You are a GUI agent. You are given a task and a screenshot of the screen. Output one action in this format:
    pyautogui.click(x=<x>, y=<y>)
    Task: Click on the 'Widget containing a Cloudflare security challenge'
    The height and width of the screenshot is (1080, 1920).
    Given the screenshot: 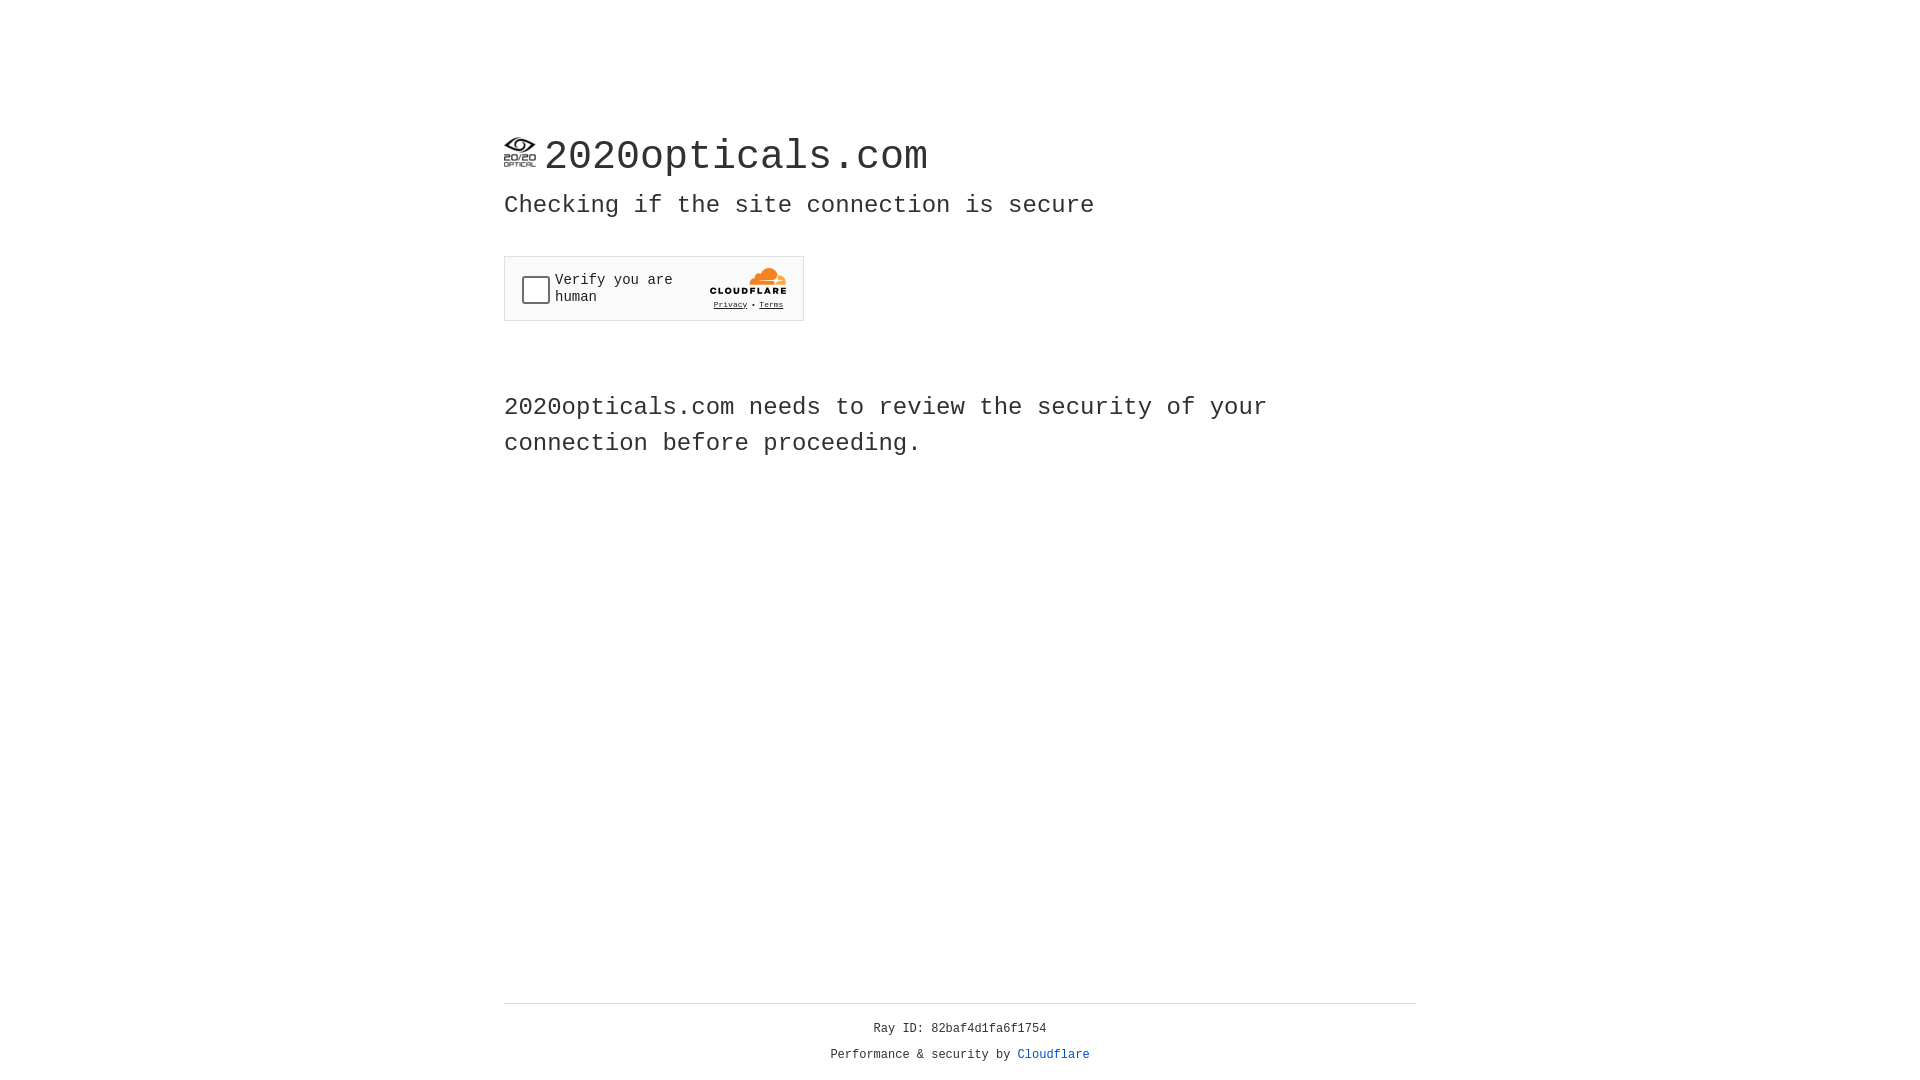 What is the action you would take?
    pyautogui.click(x=653, y=288)
    